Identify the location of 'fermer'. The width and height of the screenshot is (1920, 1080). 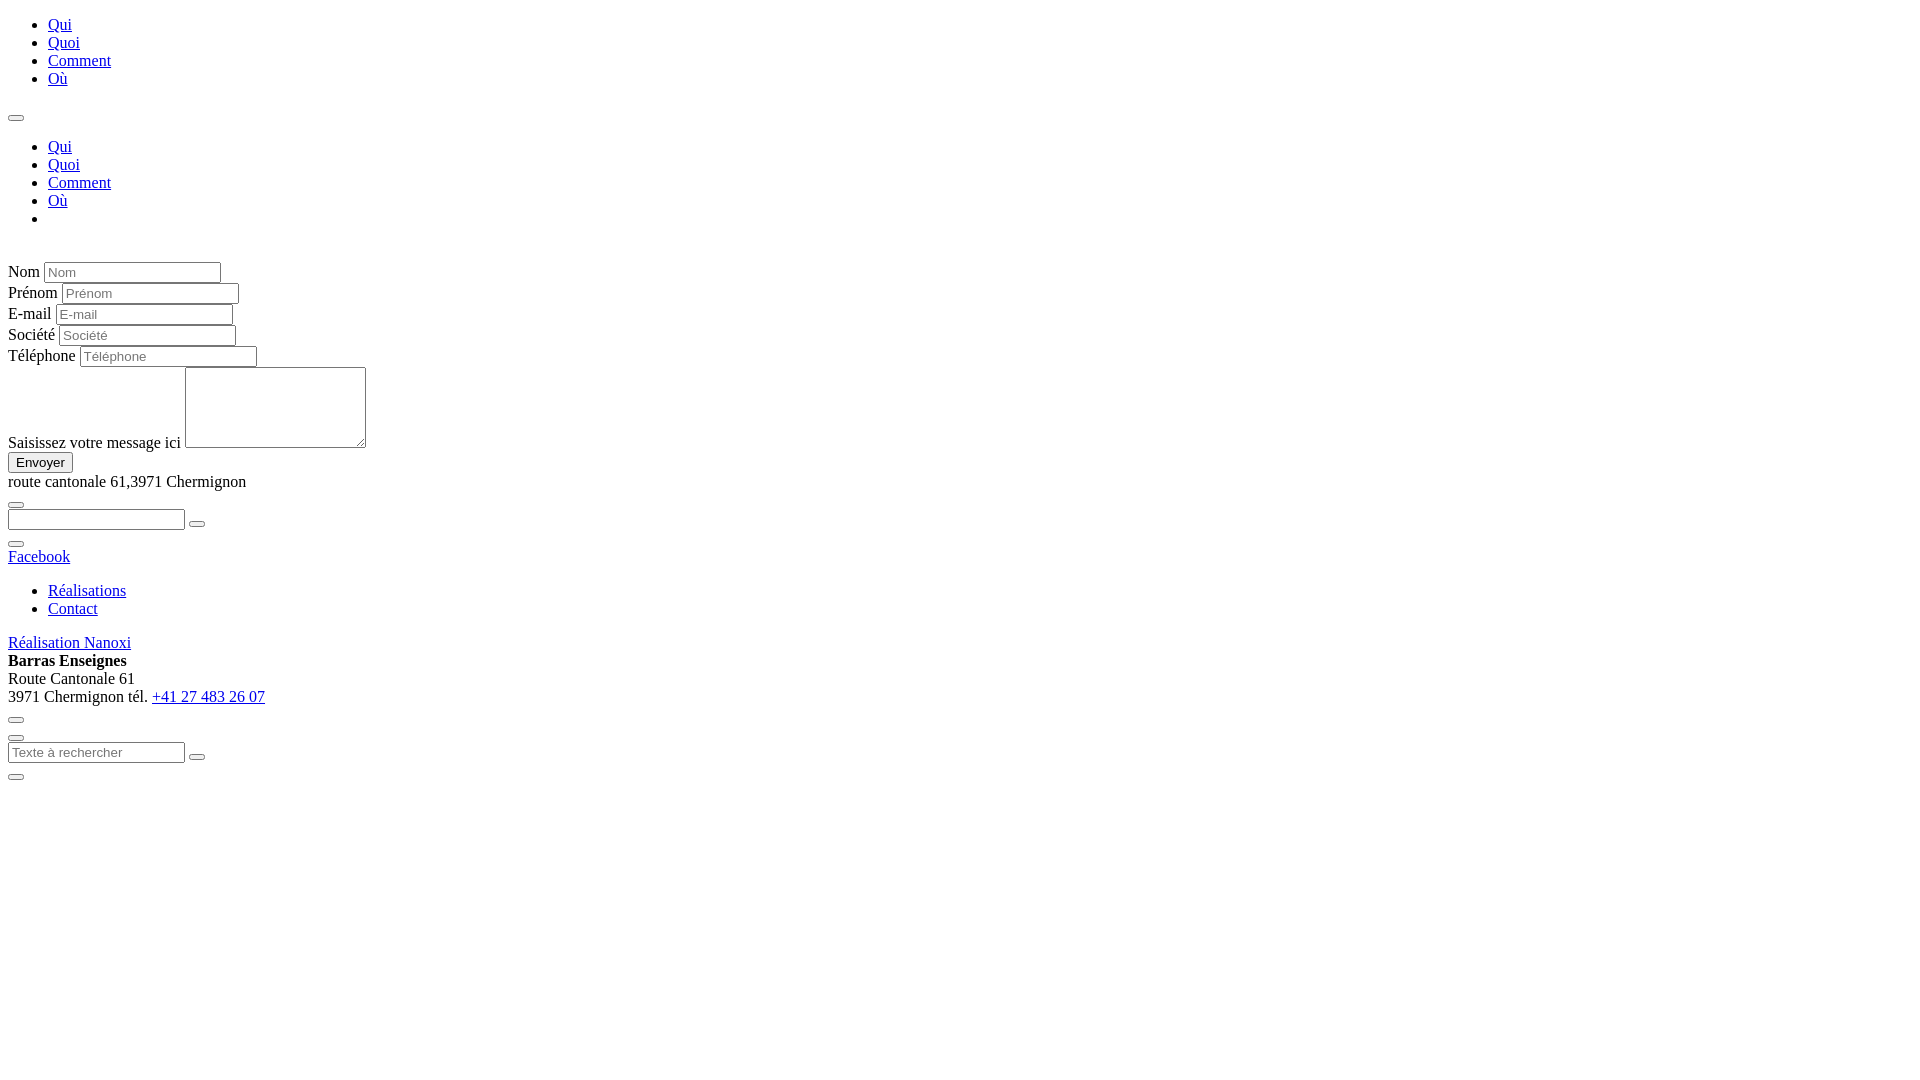
(15, 720).